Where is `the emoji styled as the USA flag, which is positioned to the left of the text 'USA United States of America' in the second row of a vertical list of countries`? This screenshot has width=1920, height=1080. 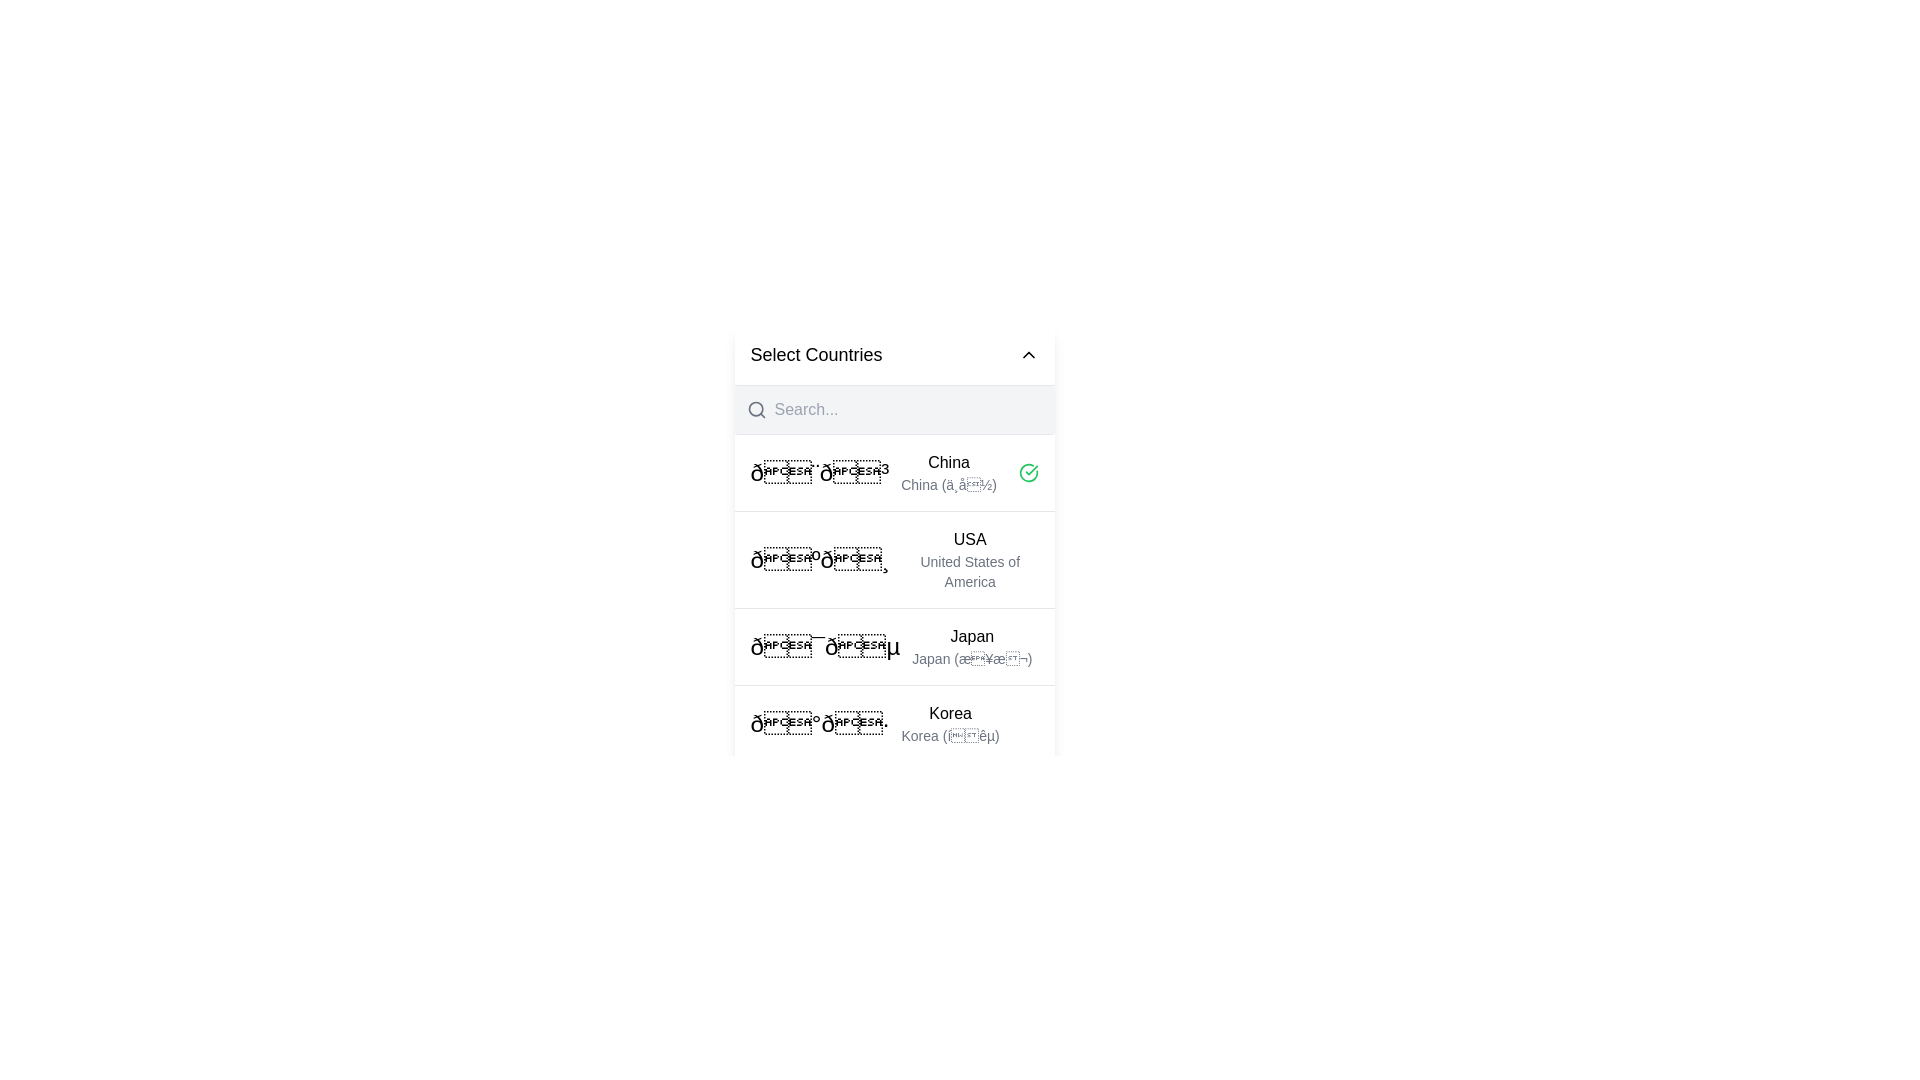 the emoji styled as the USA flag, which is positioned to the left of the text 'USA United States of America' in the second row of a vertical list of countries is located at coordinates (820, 559).